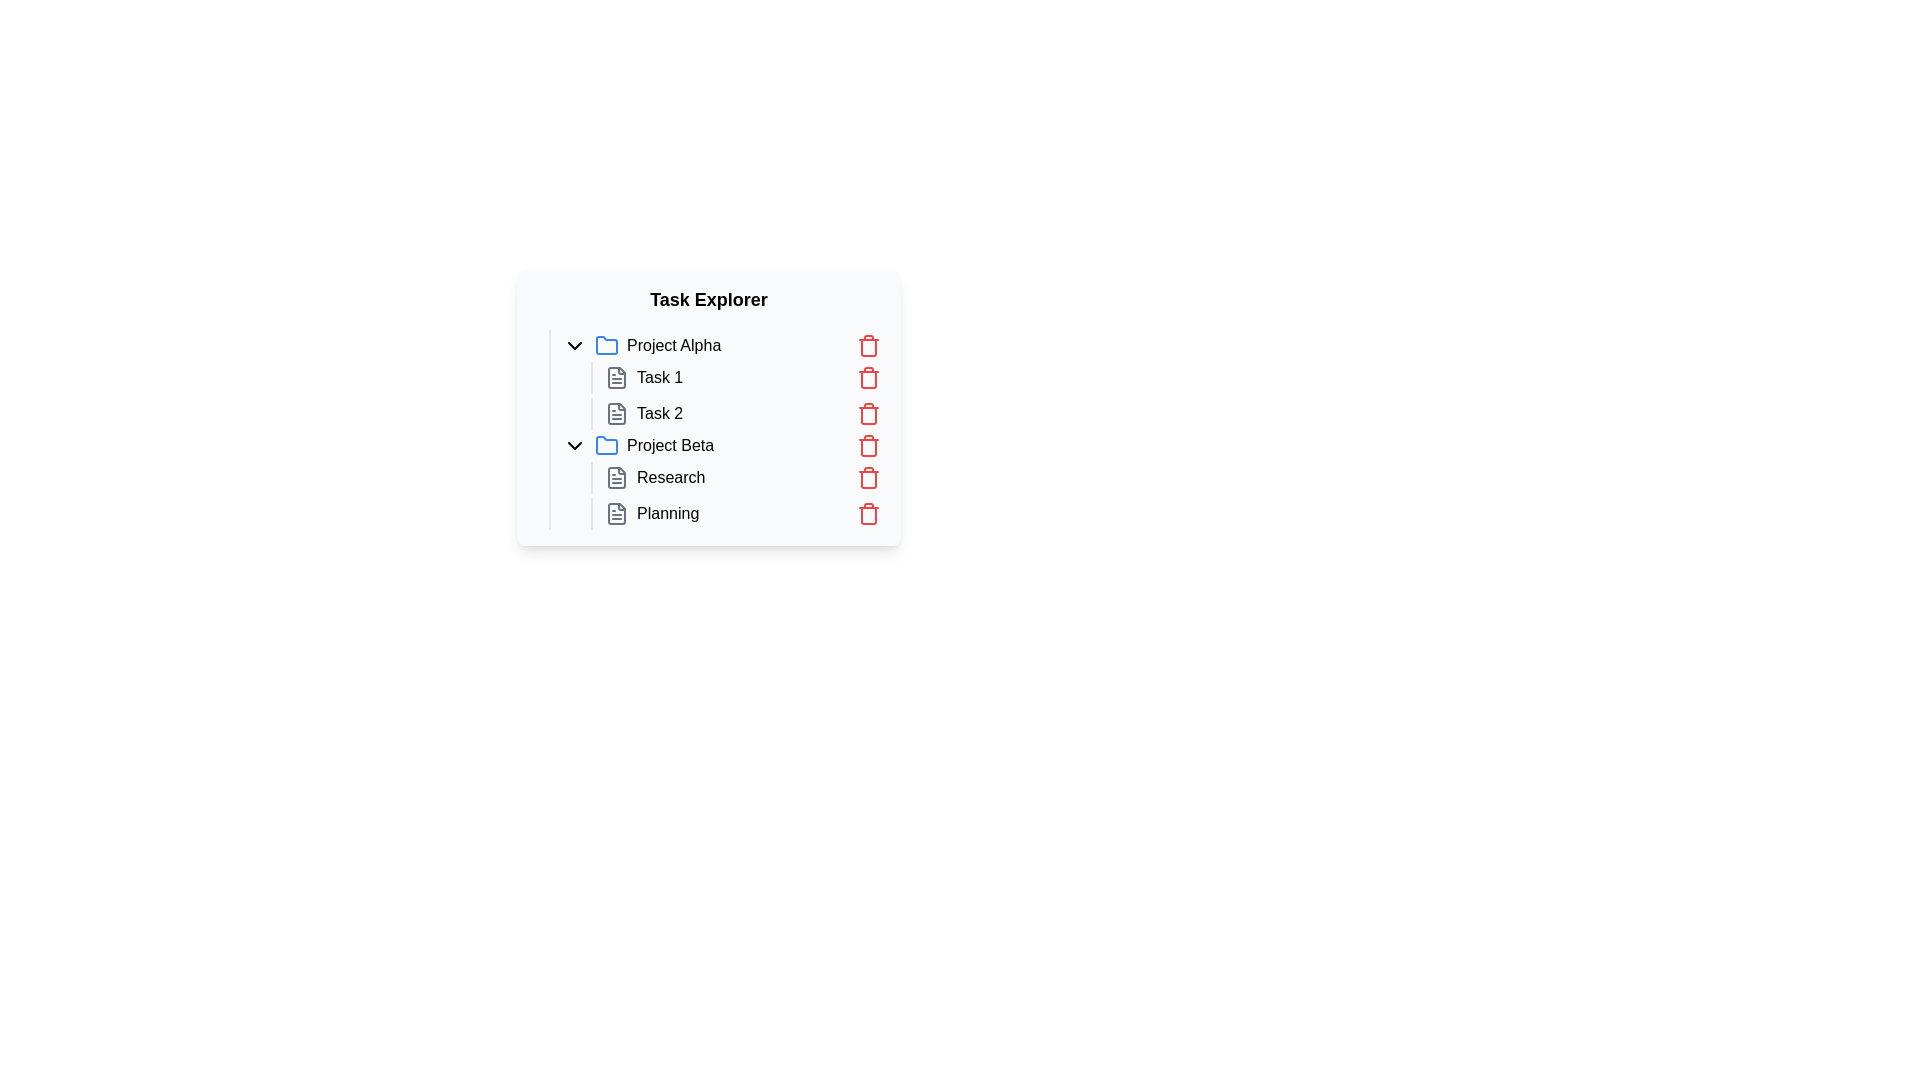 This screenshot has width=1920, height=1080. What do you see at coordinates (605, 445) in the screenshot?
I see `the folder icon representing 'Project Beta' to trigger a tooltip` at bounding box center [605, 445].